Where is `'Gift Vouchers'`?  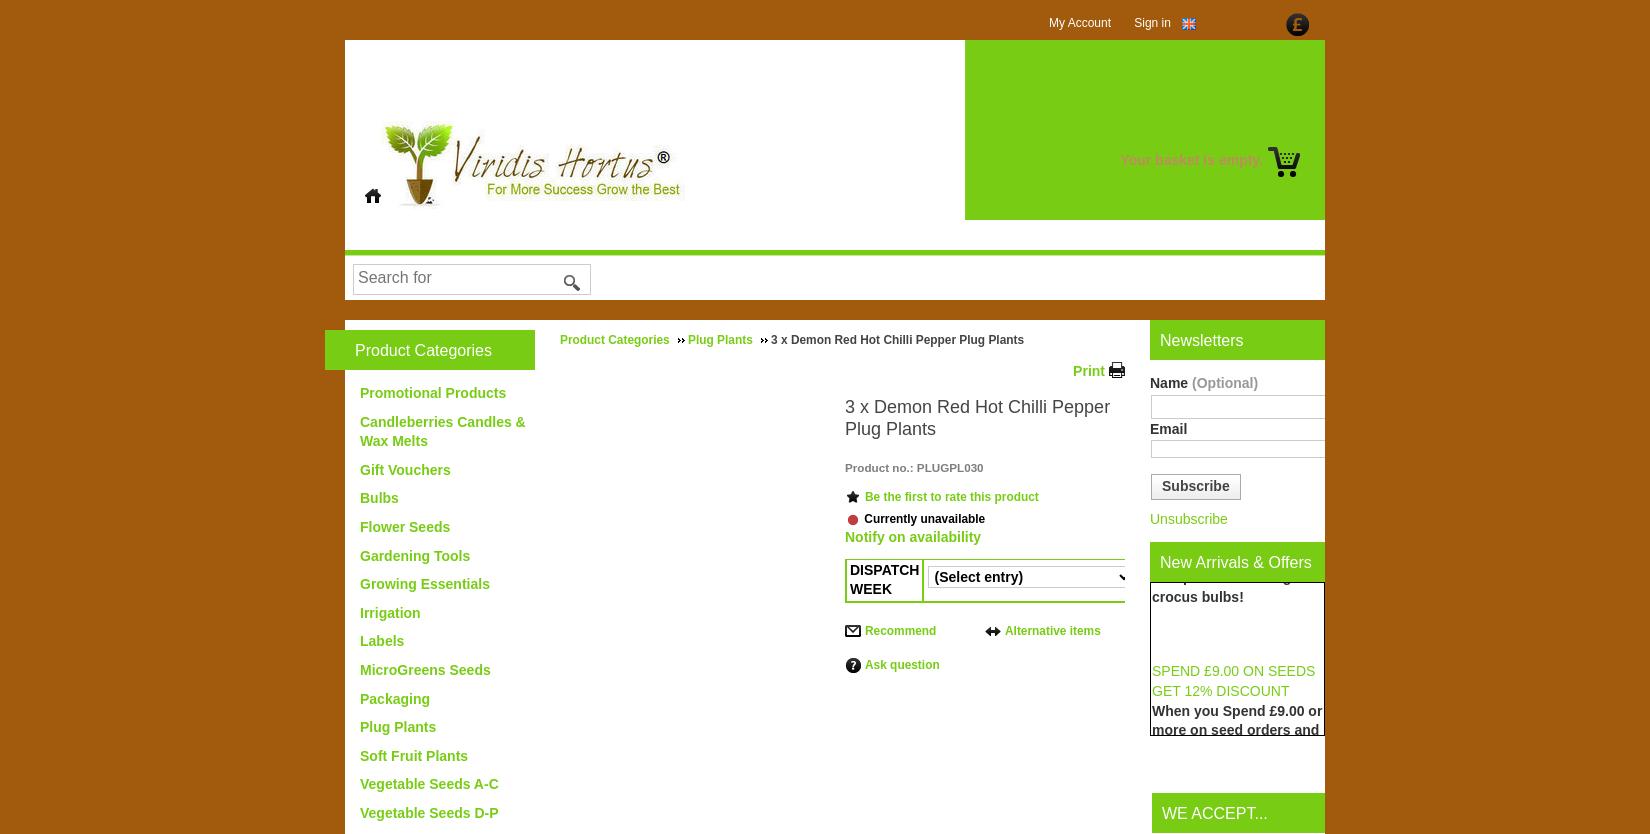 'Gift Vouchers' is located at coordinates (405, 469).